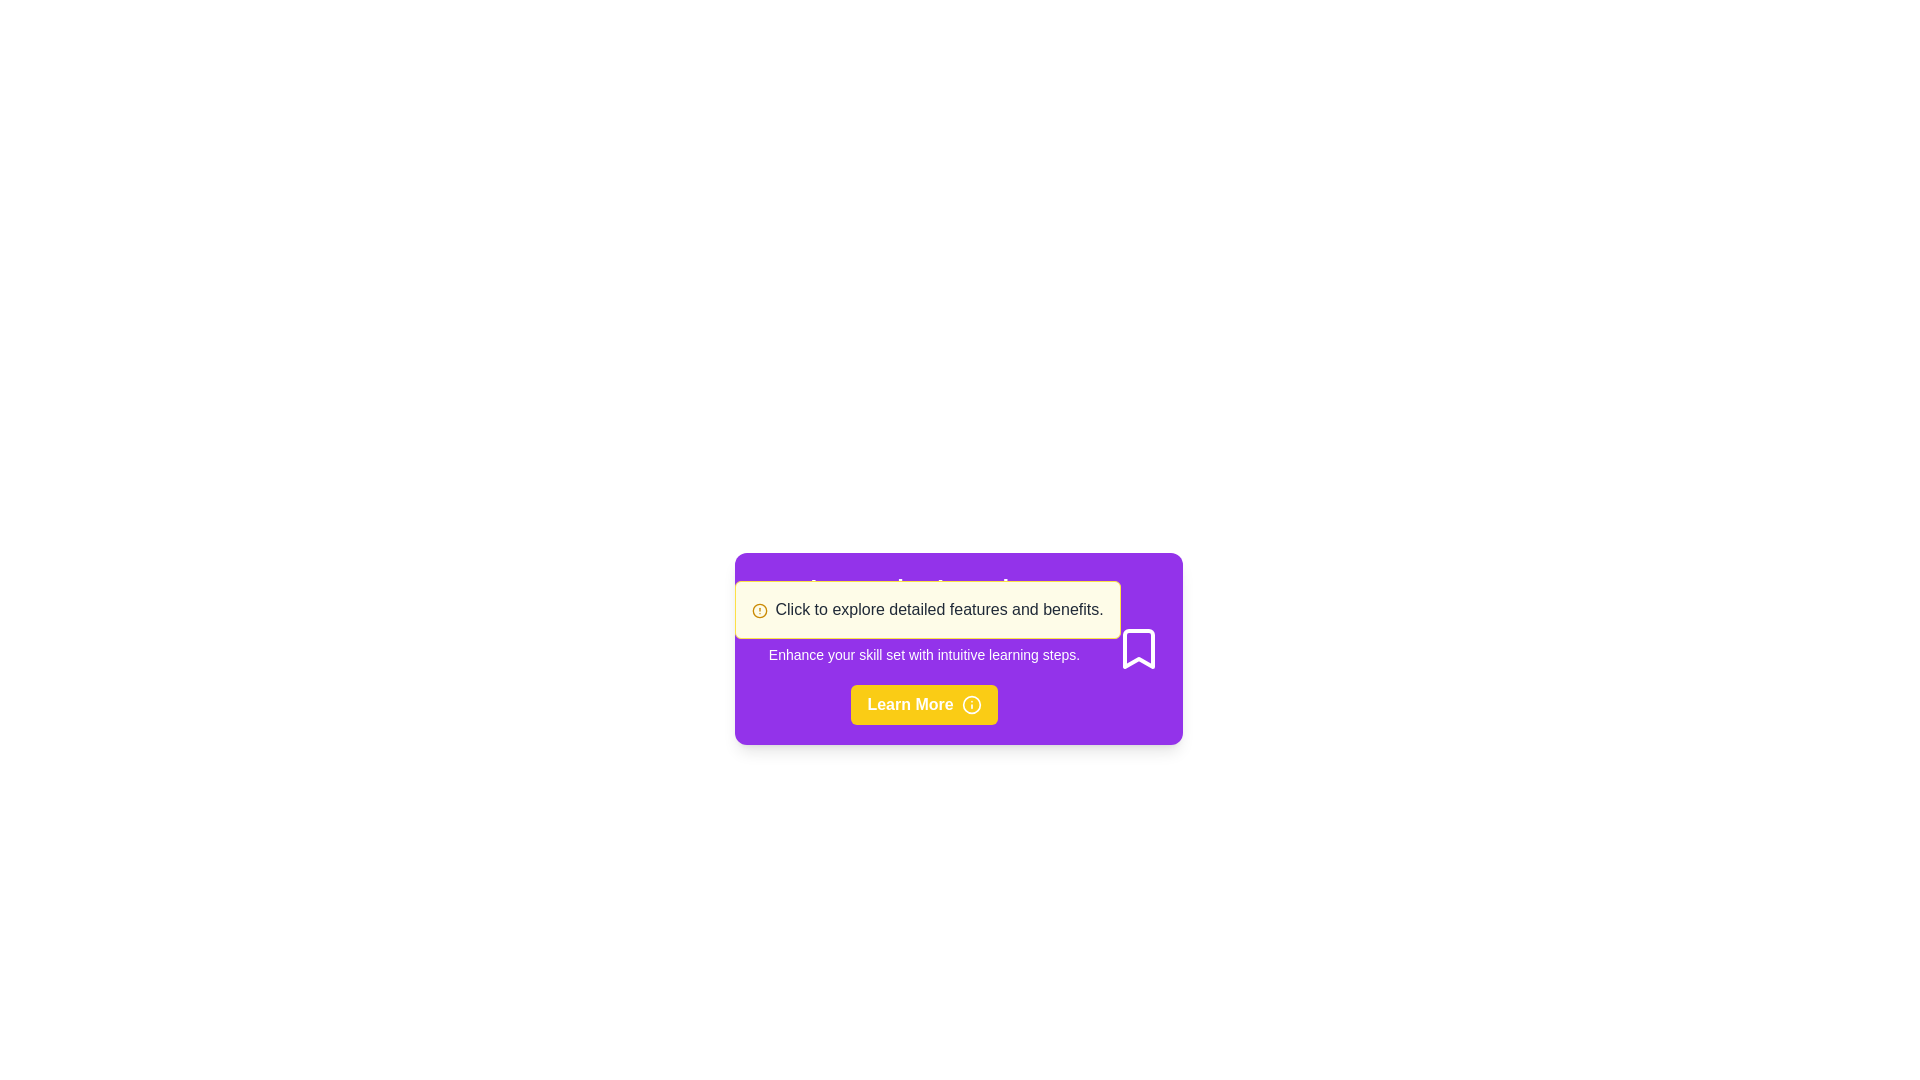 The width and height of the screenshot is (1920, 1080). I want to click on the circular element within the SVG graphic that is part of the information icon, located at the center of the SVG, so click(971, 704).